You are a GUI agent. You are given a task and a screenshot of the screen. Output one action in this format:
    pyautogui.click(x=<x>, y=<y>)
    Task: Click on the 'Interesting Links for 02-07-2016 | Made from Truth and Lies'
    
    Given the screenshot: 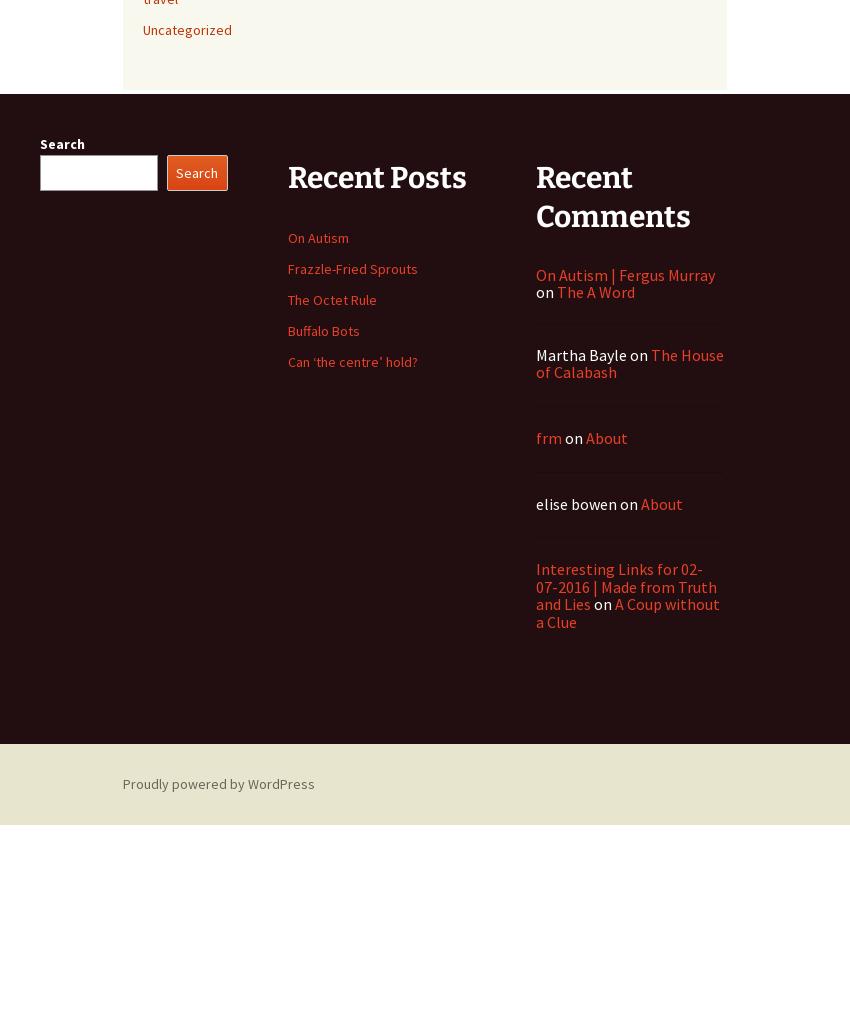 What is the action you would take?
    pyautogui.click(x=535, y=586)
    